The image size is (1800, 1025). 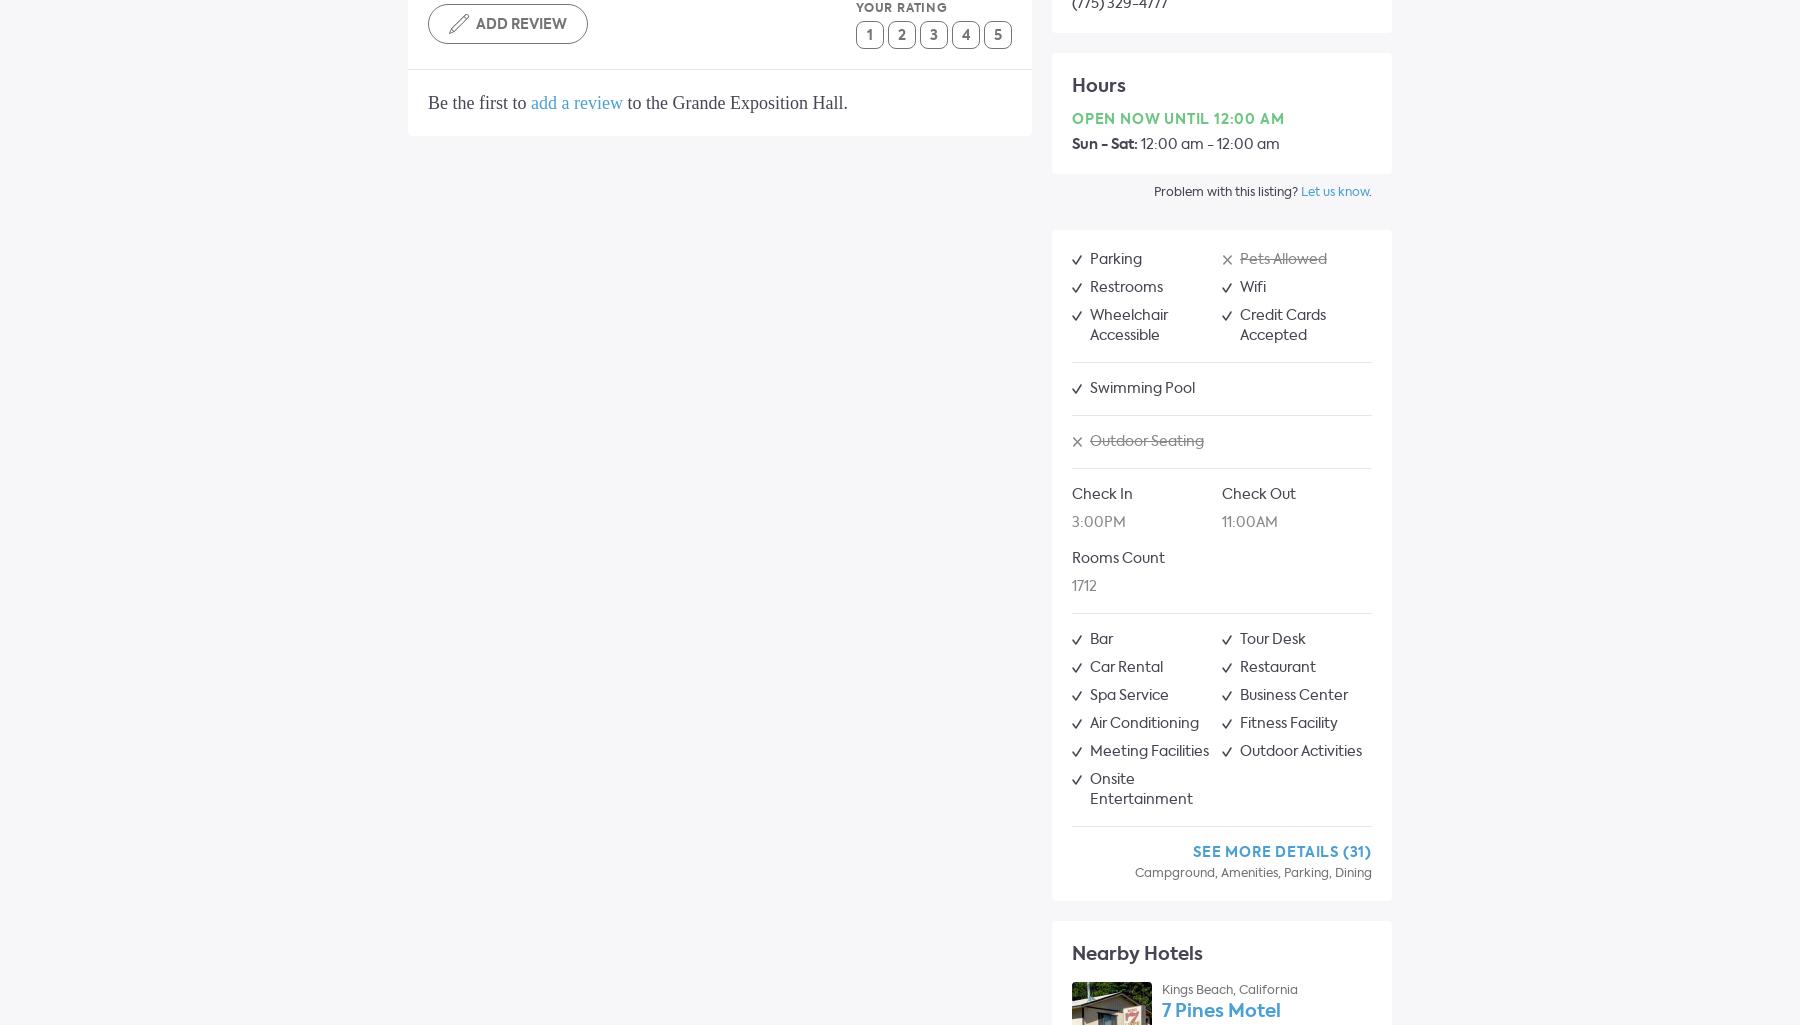 What do you see at coordinates (1208, 143) in the screenshot?
I see `'12:00 am - 12:00 am'` at bounding box center [1208, 143].